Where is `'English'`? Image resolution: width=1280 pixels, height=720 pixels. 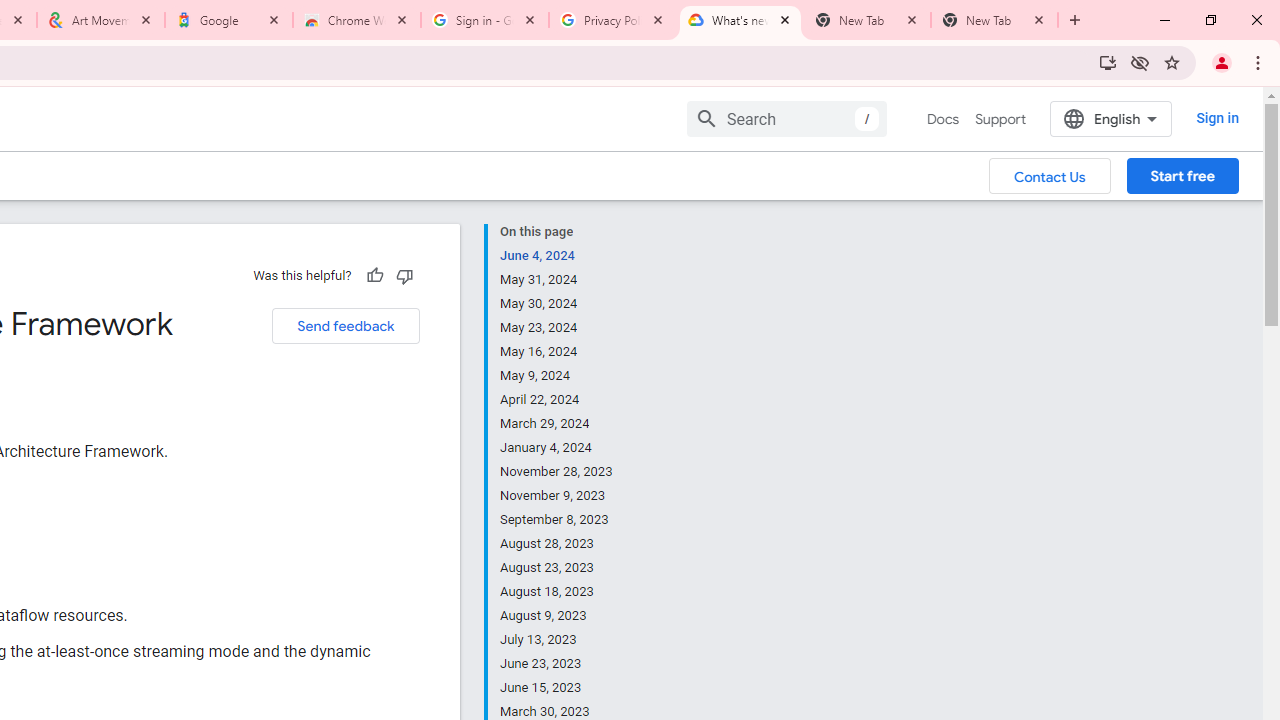 'English' is located at coordinates (1110, 118).